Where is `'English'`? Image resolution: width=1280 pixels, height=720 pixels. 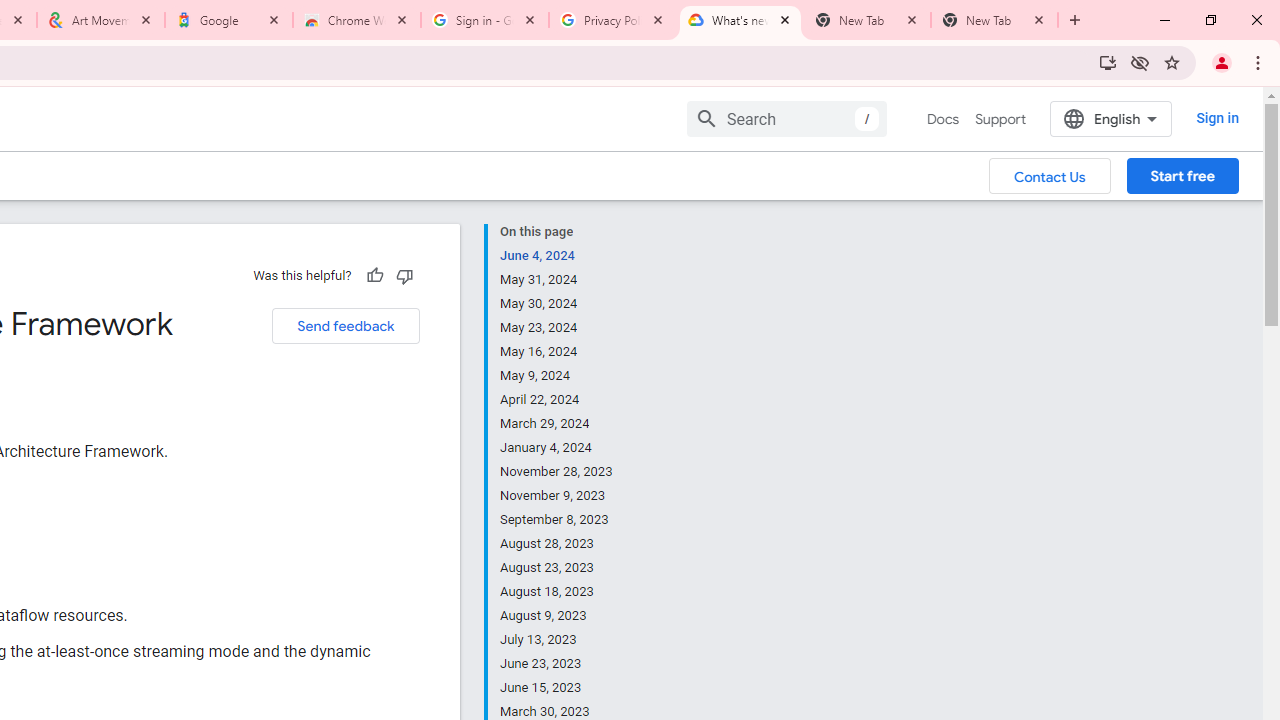 'English' is located at coordinates (1110, 118).